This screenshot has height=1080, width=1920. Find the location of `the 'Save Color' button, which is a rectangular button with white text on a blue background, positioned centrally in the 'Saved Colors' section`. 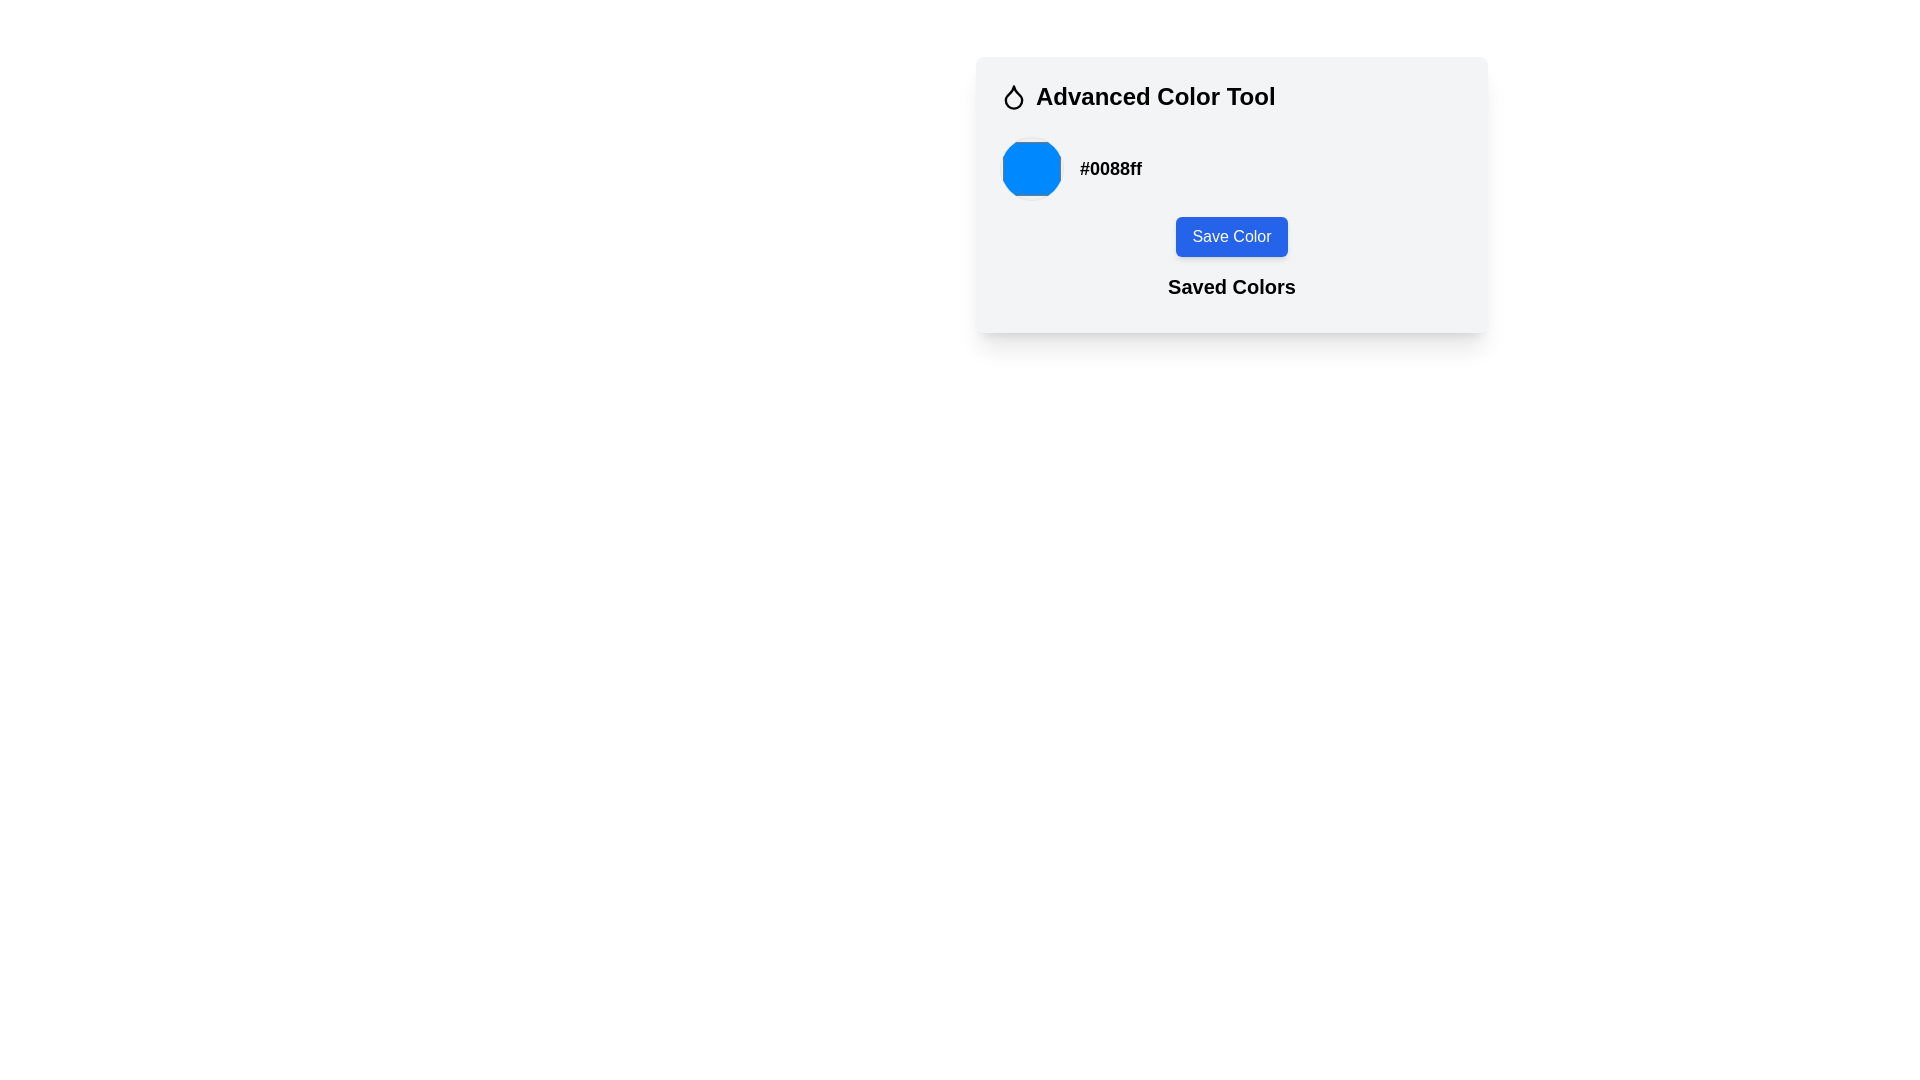

the 'Save Color' button, which is a rectangular button with white text on a blue background, positioned centrally in the 'Saved Colors' section is located at coordinates (1231, 223).